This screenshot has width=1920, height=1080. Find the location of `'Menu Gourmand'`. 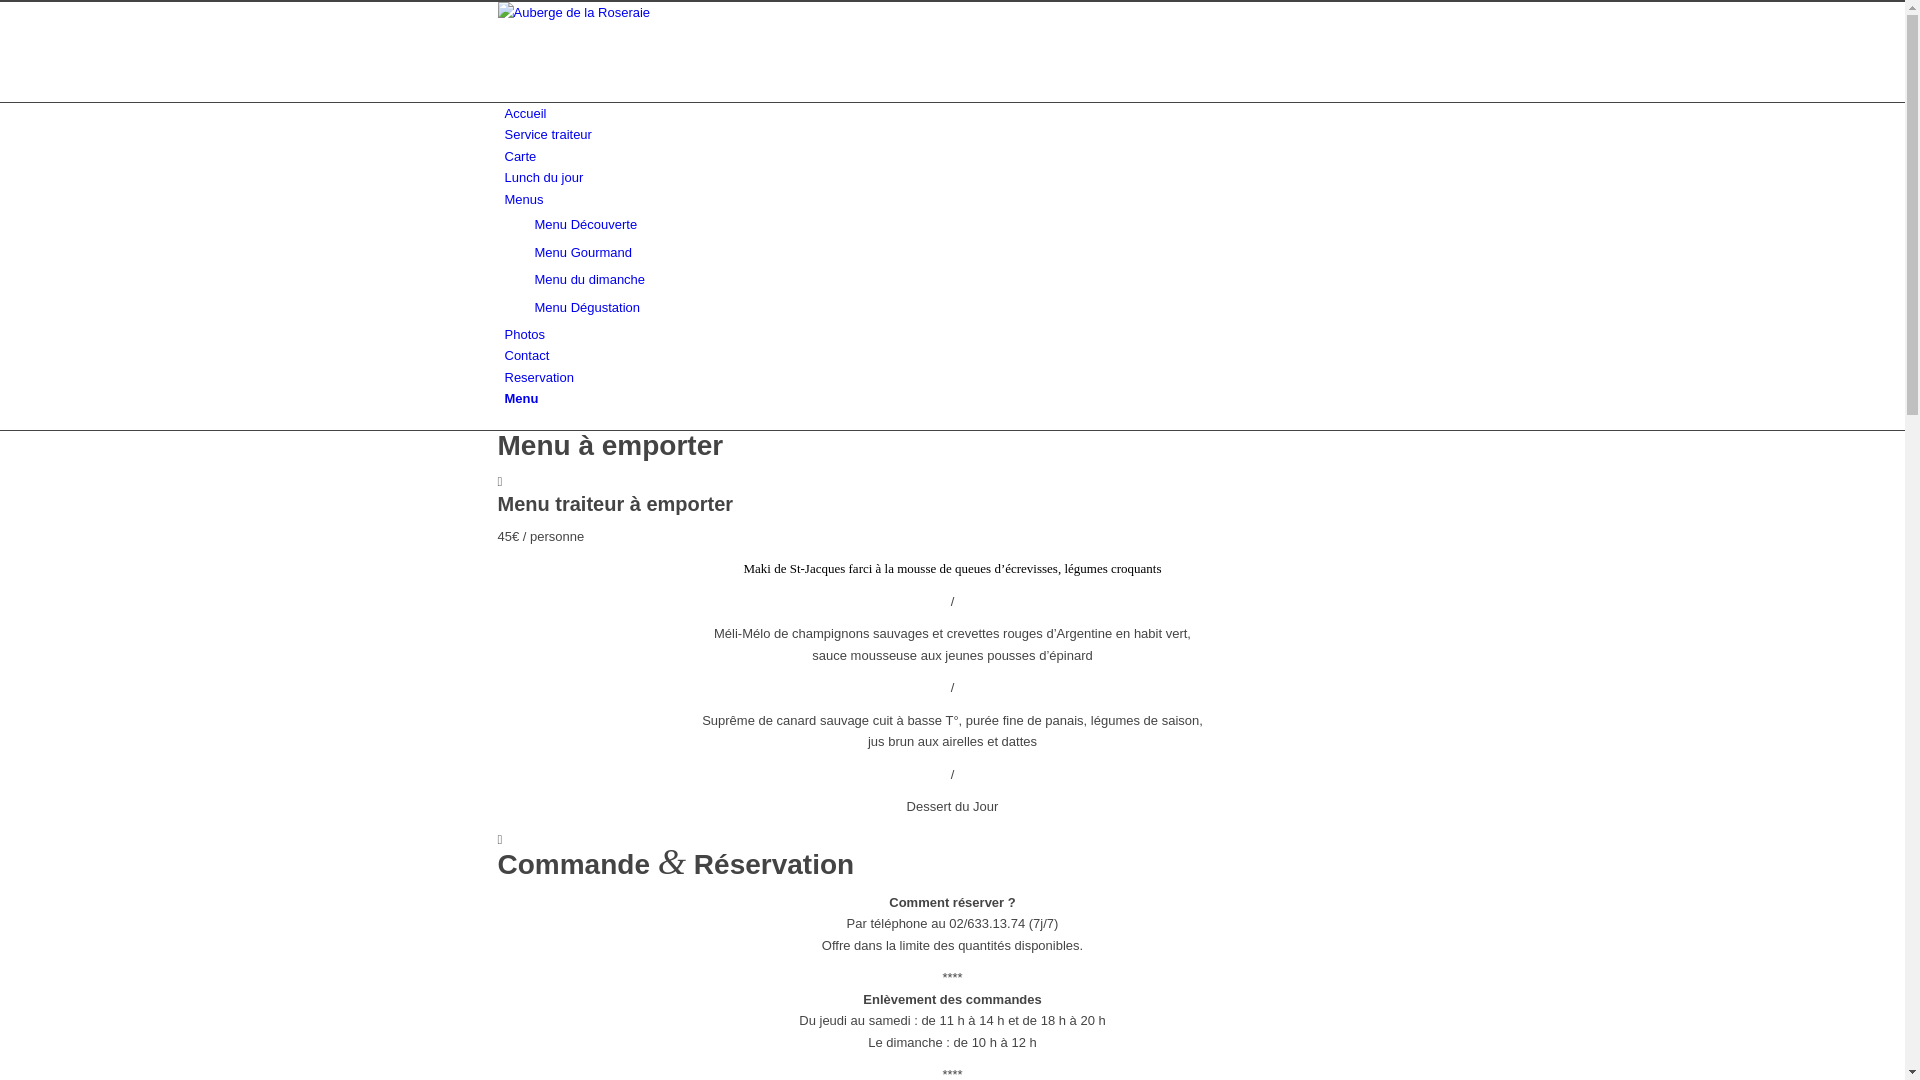

'Menu Gourmand' is located at coordinates (581, 251).